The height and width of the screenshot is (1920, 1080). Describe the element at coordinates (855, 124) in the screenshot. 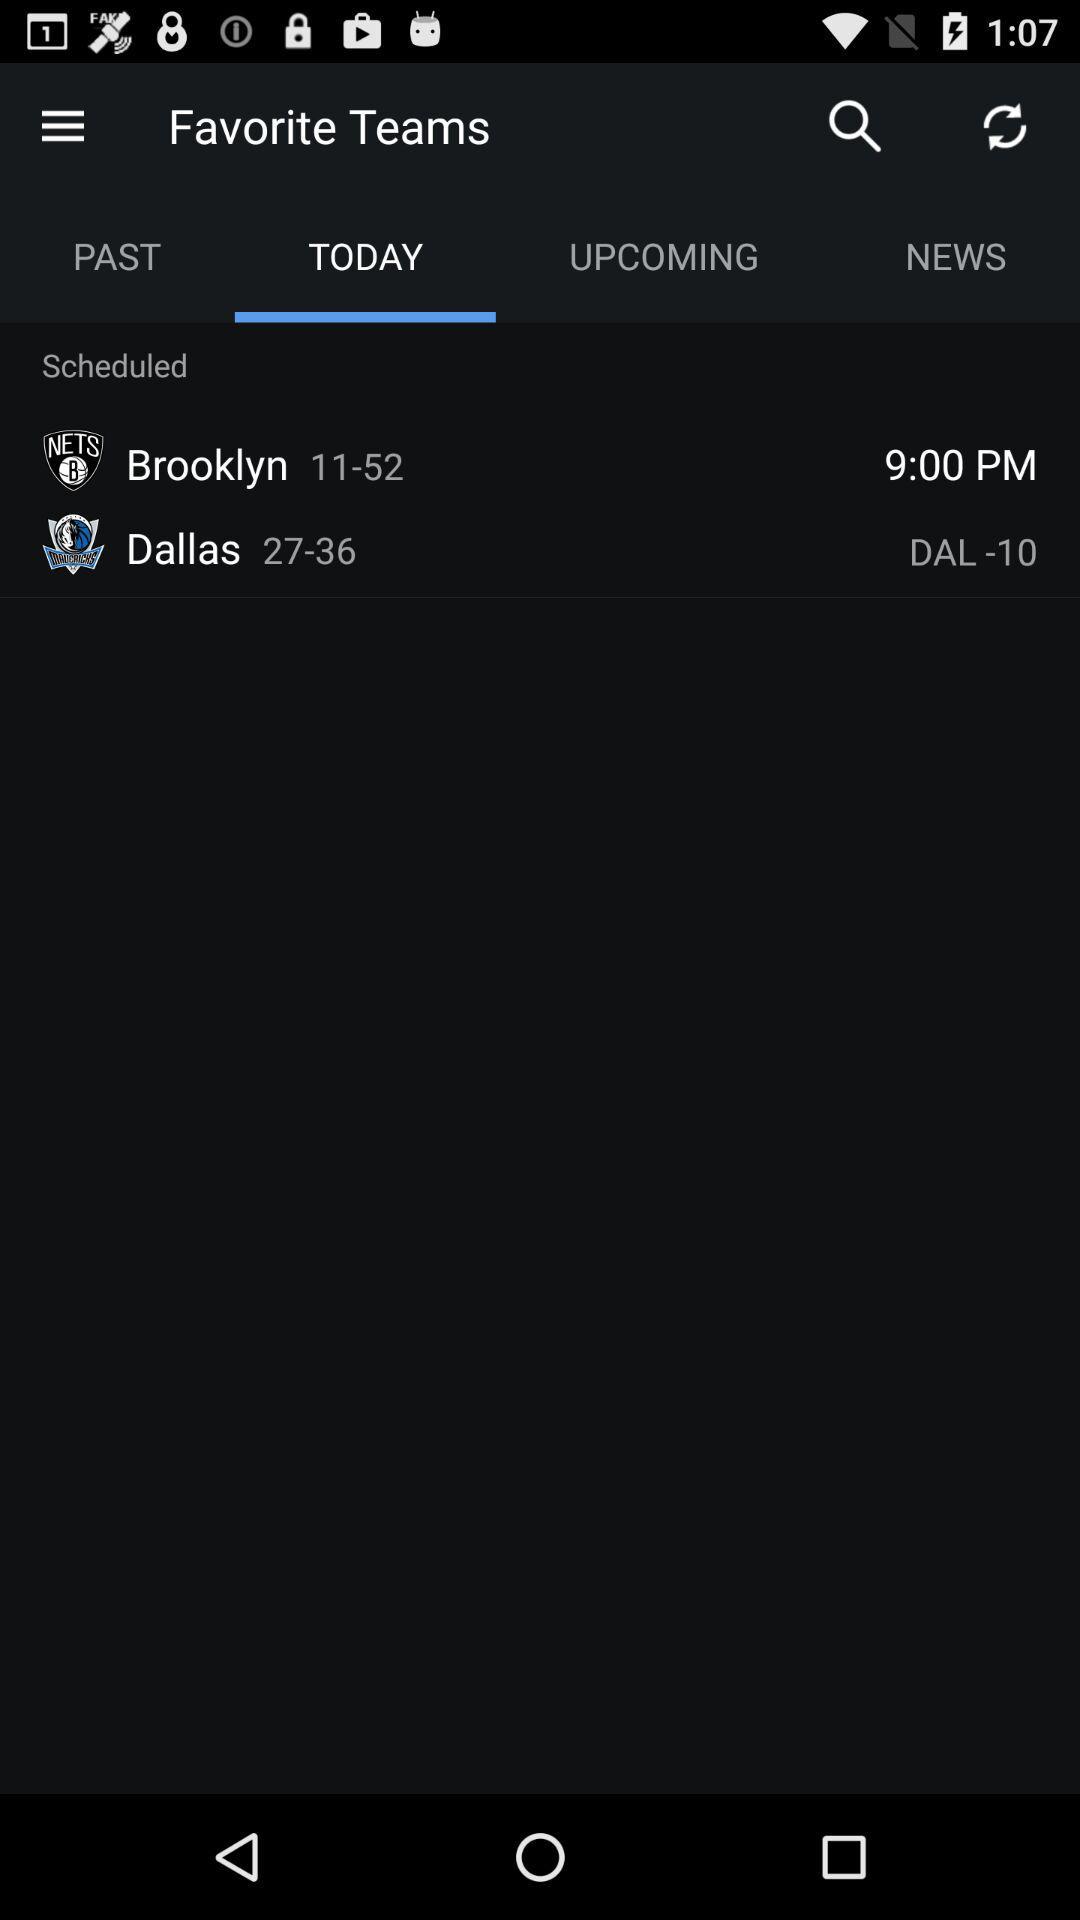

I see `perform a search` at that location.